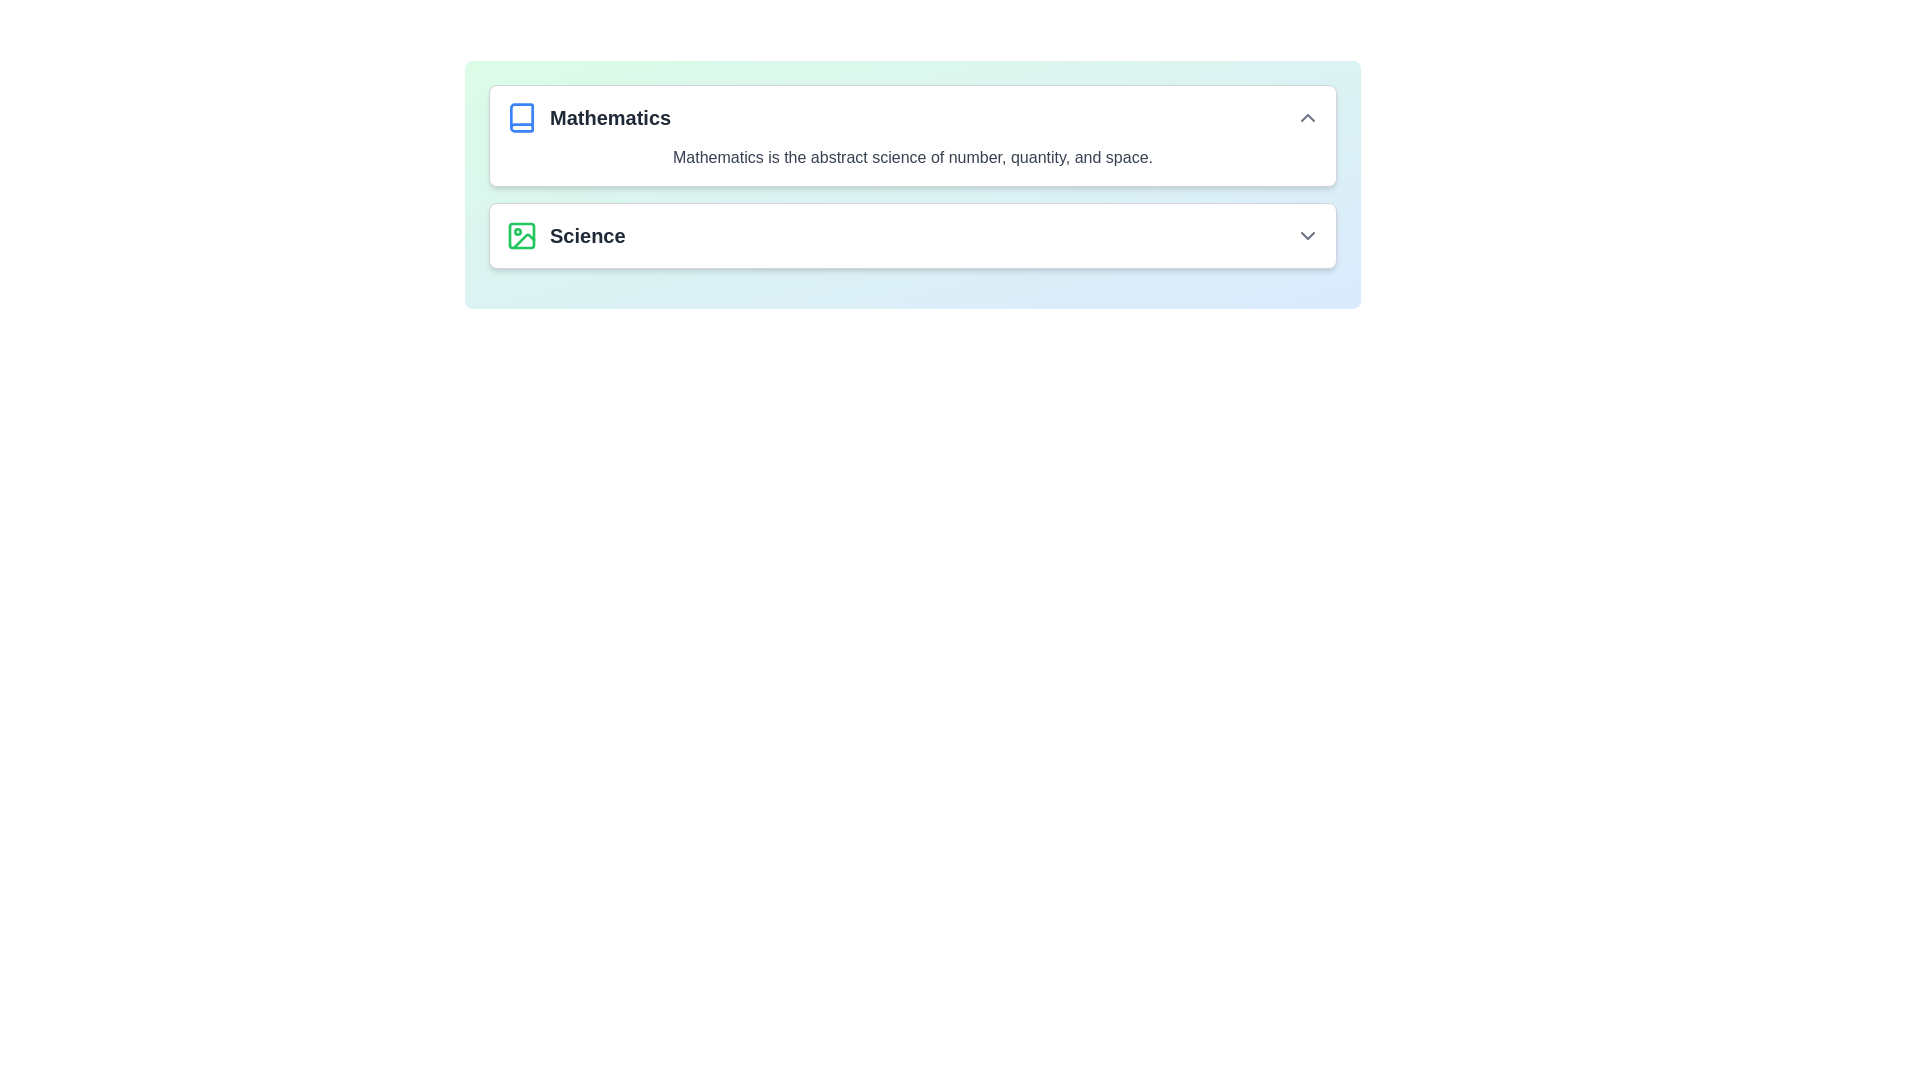 Image resolution: width=1920 pixels, height=1080 pixels. I want to click on the first row item of the dropdown category labeled just below 'Mathematics', so click(911, 234).